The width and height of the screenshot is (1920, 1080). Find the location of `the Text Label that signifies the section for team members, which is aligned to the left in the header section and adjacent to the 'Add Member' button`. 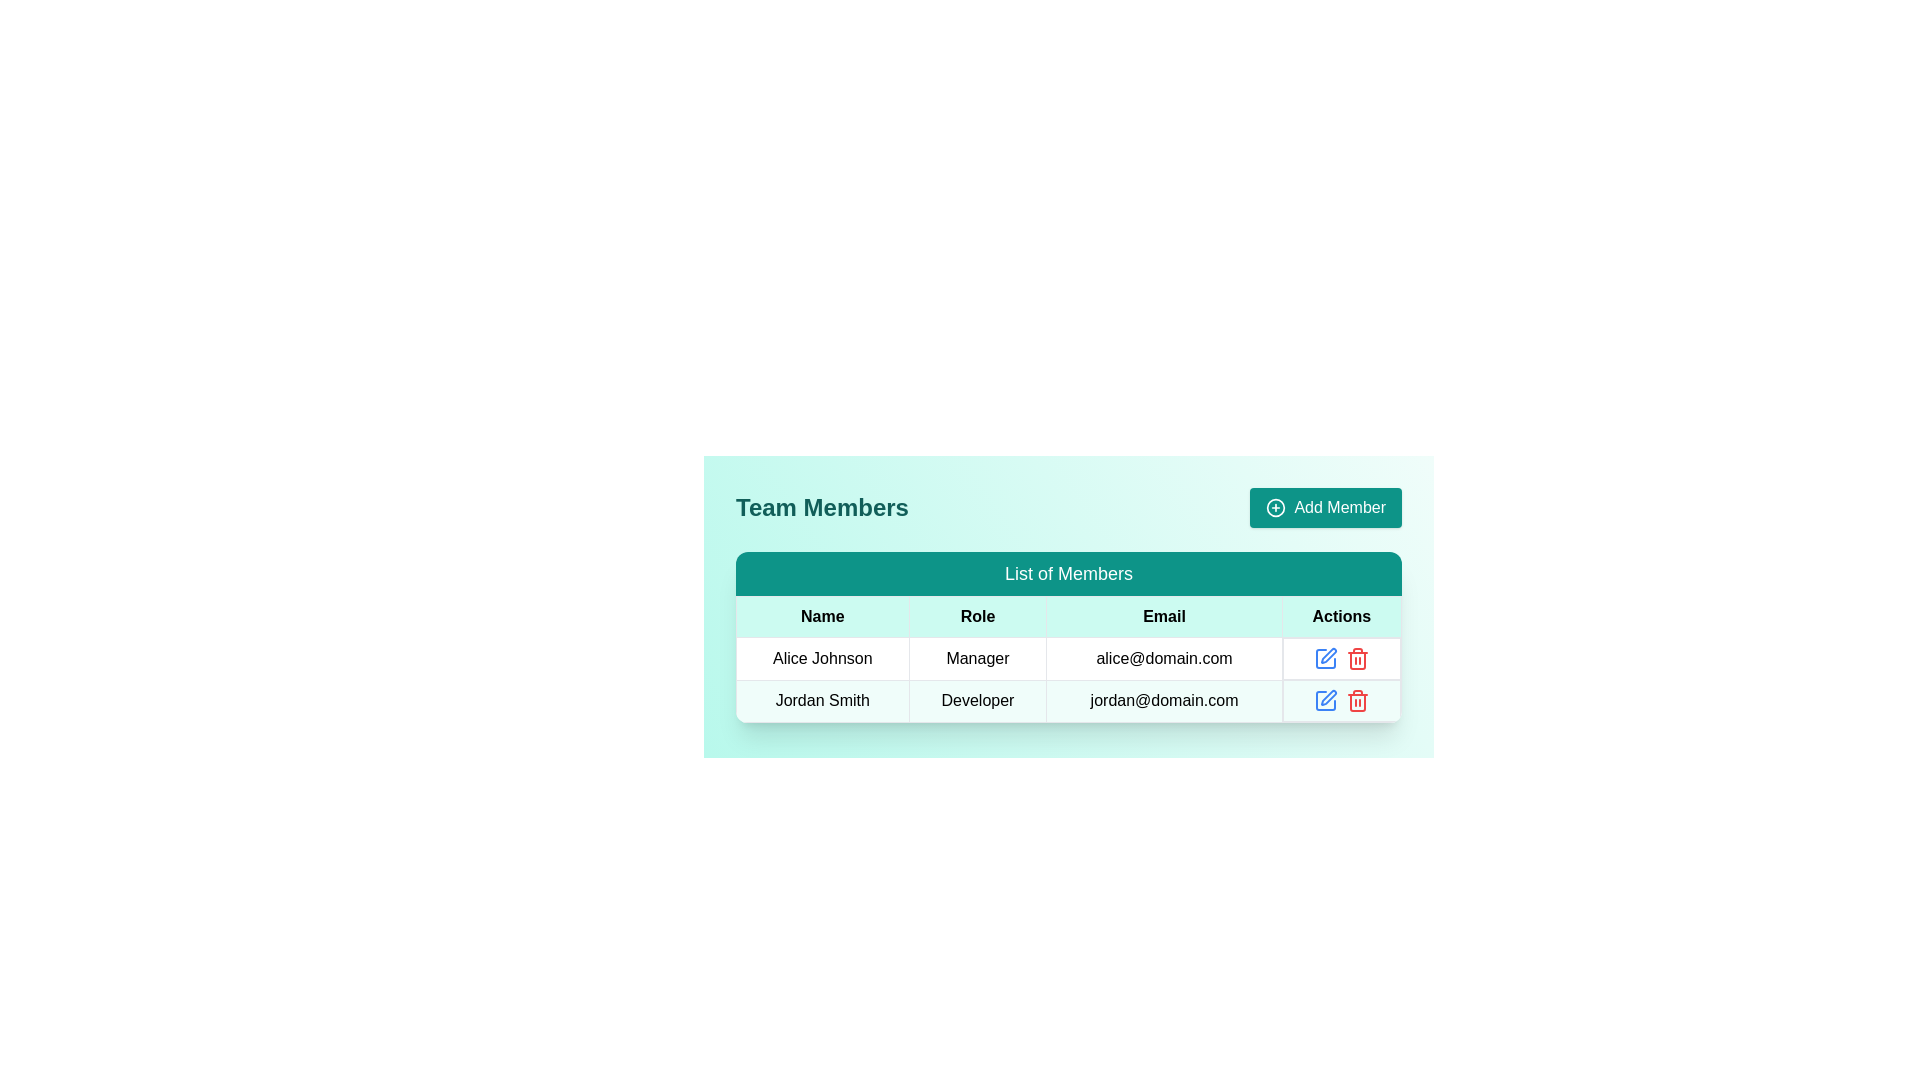

the Text Label that signifies the section for team members, which is aligned to the left in the header section and adjacent to the 'Add Member' button is located at coordinates (822, 507).